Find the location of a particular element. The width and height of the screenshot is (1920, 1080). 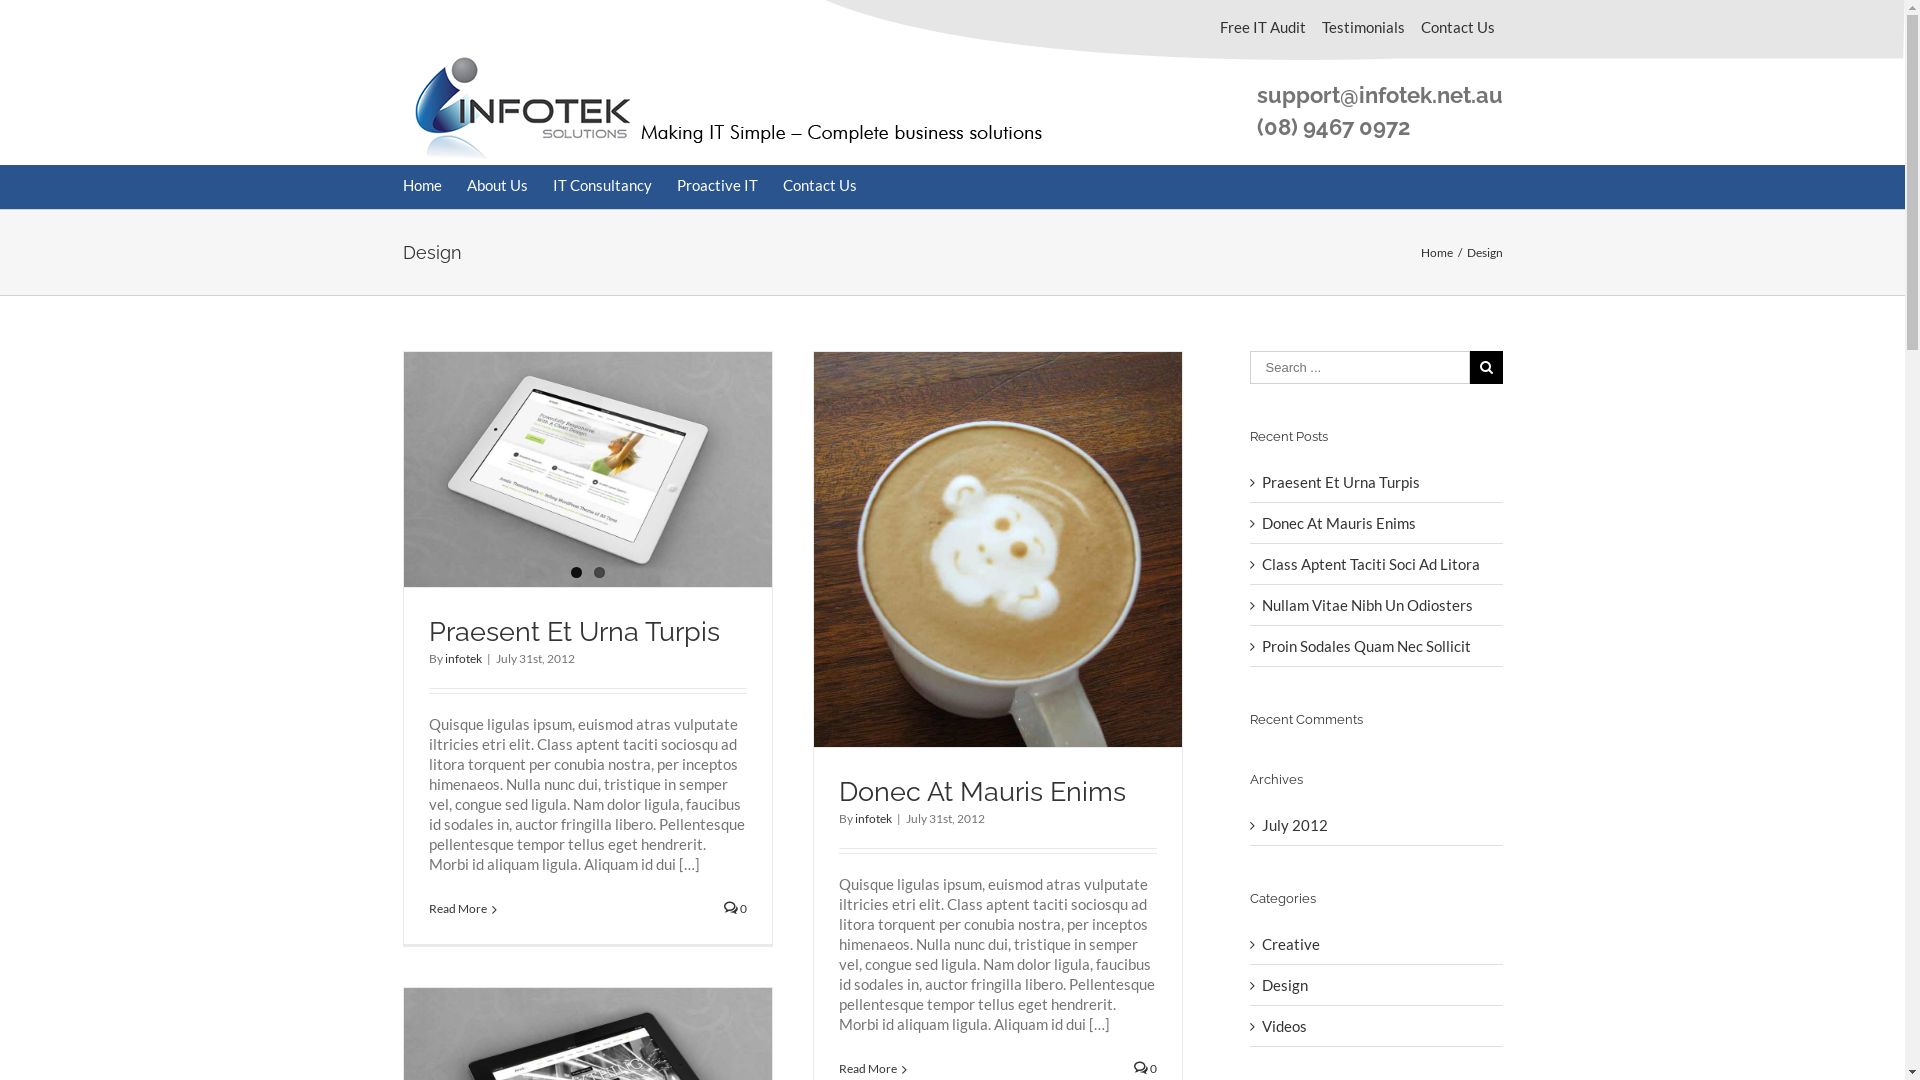

'Free IT Audit' is located at coordinates (1261, 27).